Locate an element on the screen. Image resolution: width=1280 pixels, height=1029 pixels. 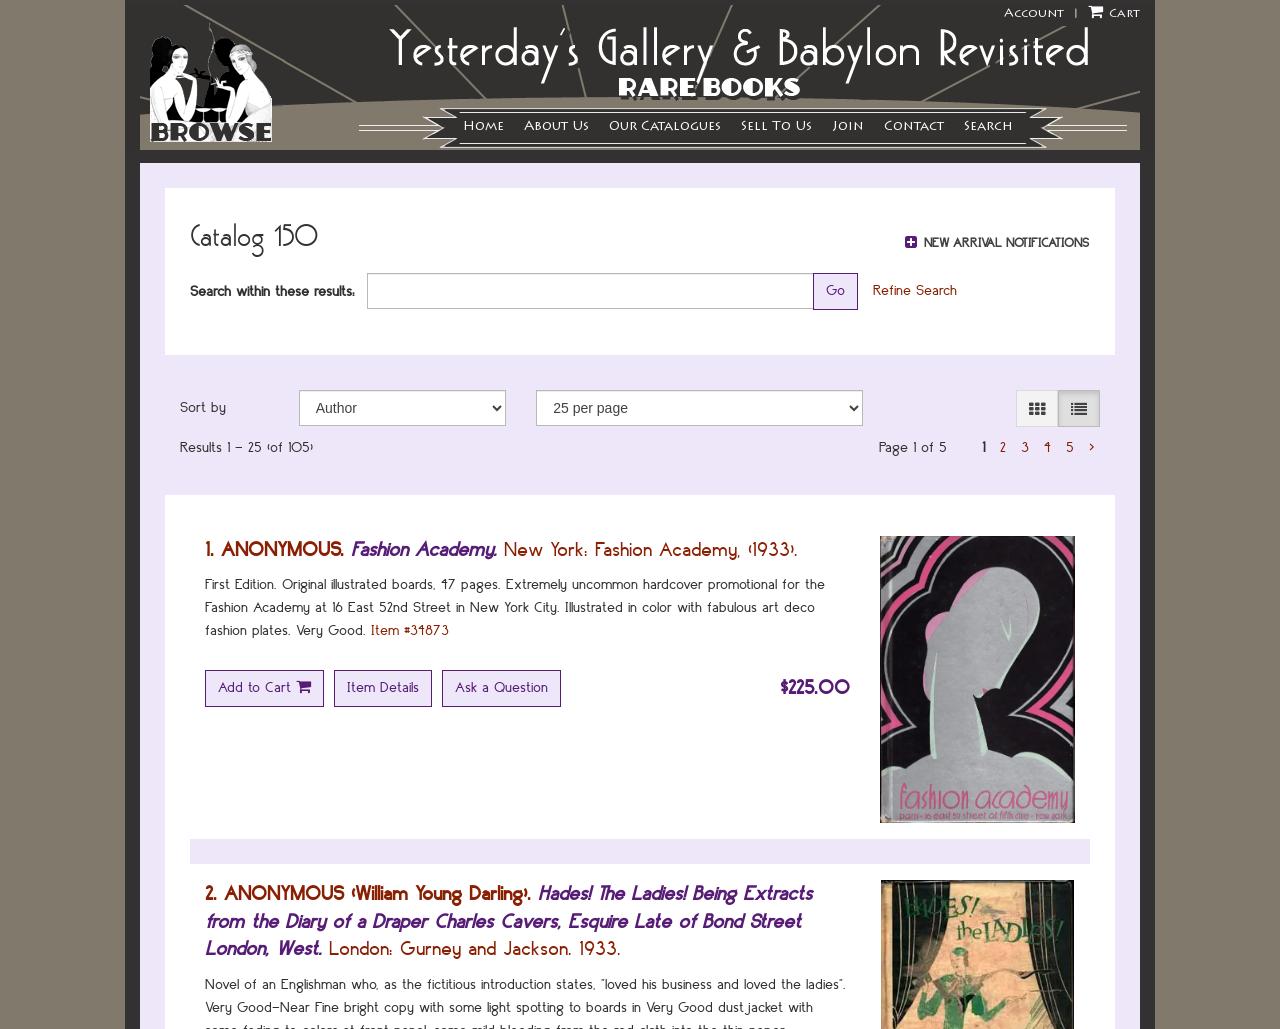
'2' is located at coordinates (1003, 446).